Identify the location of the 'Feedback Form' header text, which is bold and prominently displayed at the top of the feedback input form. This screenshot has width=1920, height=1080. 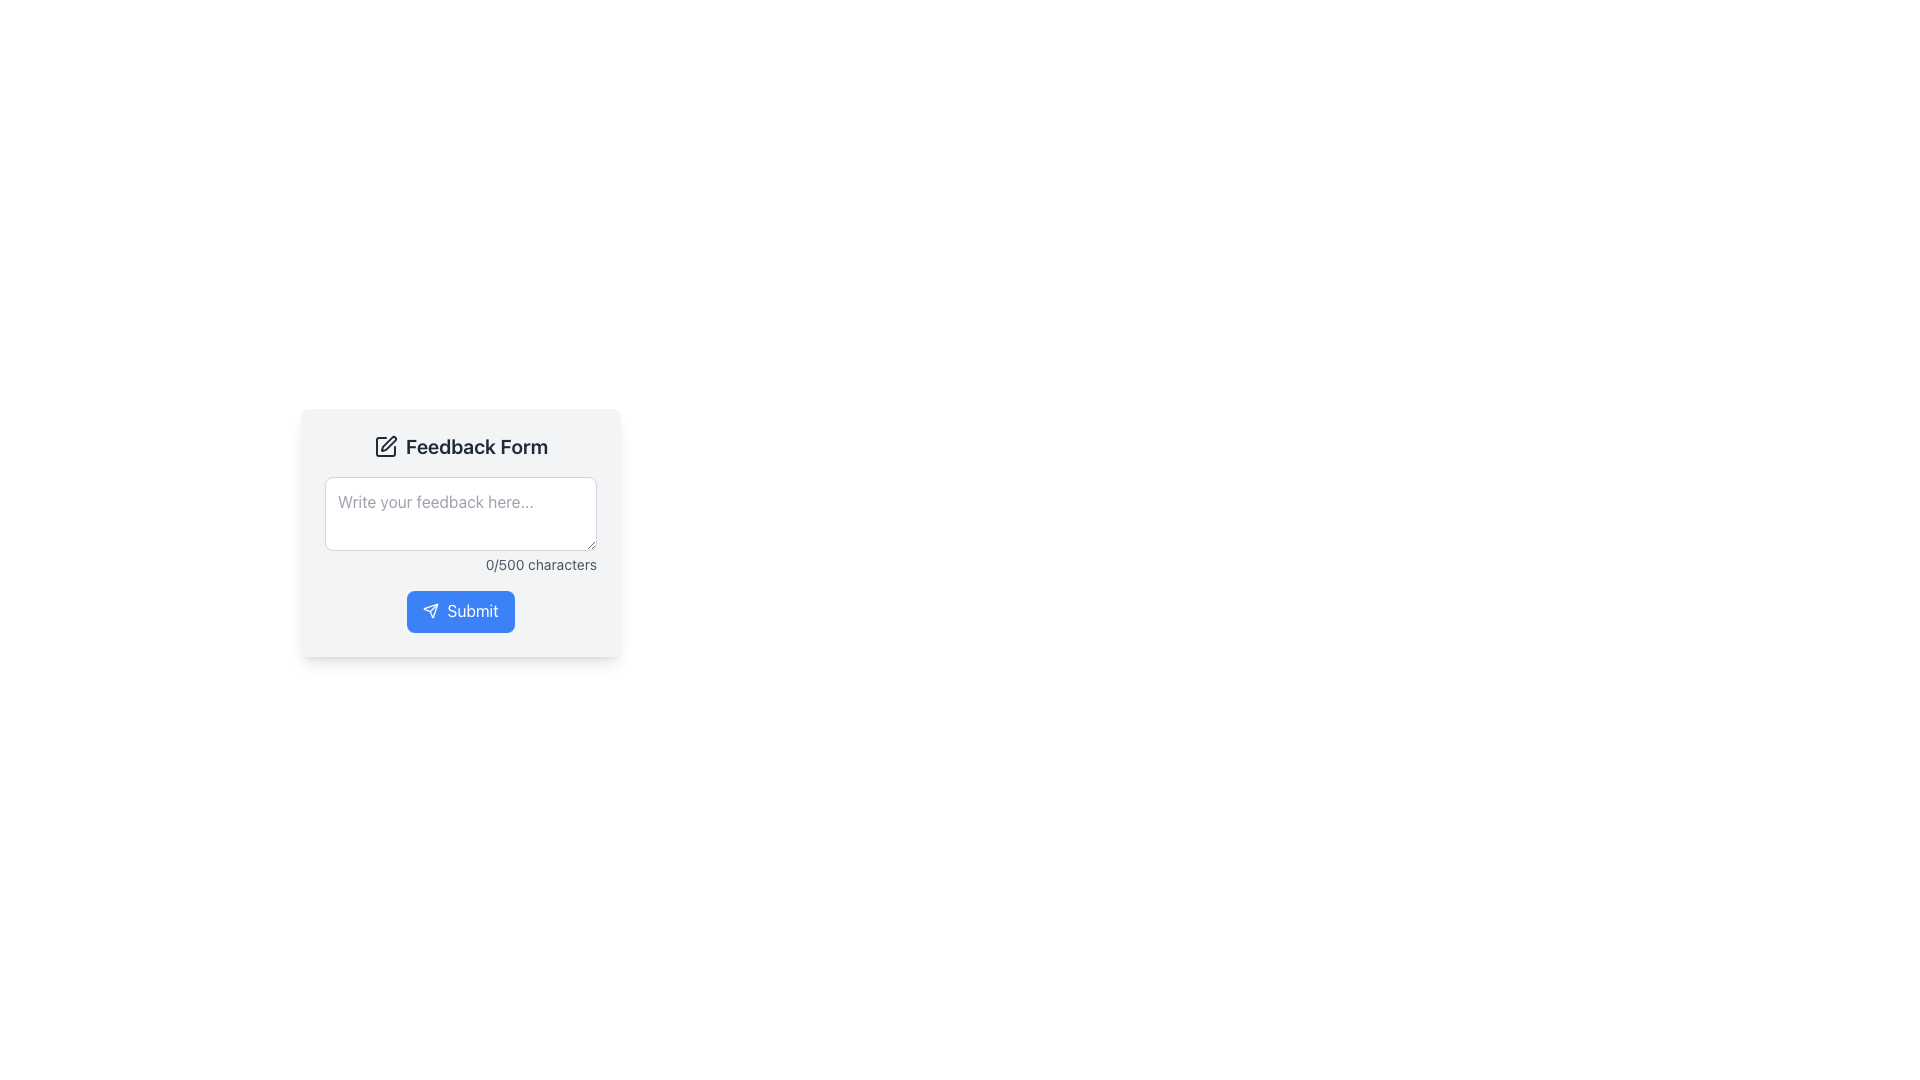
(459, 446).